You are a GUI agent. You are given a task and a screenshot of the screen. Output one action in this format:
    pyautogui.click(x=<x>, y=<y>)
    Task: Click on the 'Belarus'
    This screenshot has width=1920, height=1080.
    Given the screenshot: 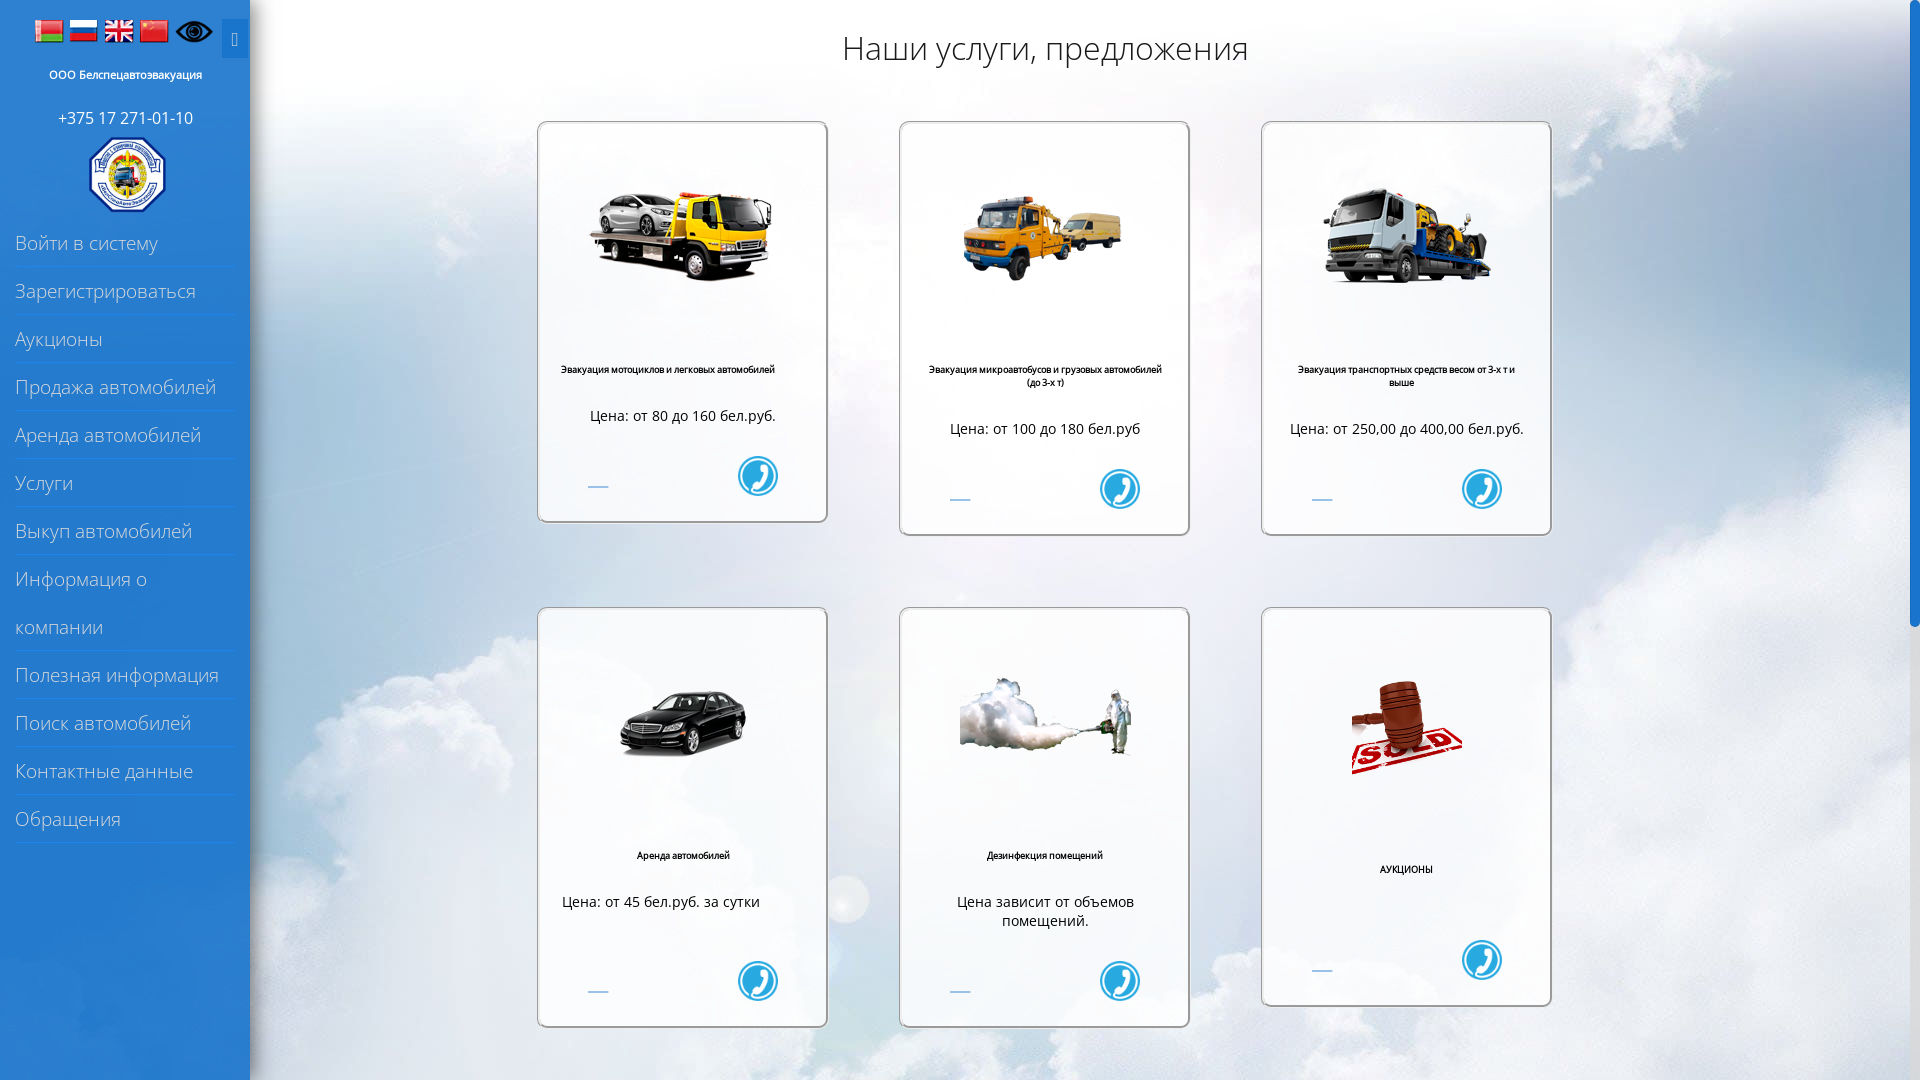 What is the action you would take?
    pyautogui.click(x=49, y=31)
    